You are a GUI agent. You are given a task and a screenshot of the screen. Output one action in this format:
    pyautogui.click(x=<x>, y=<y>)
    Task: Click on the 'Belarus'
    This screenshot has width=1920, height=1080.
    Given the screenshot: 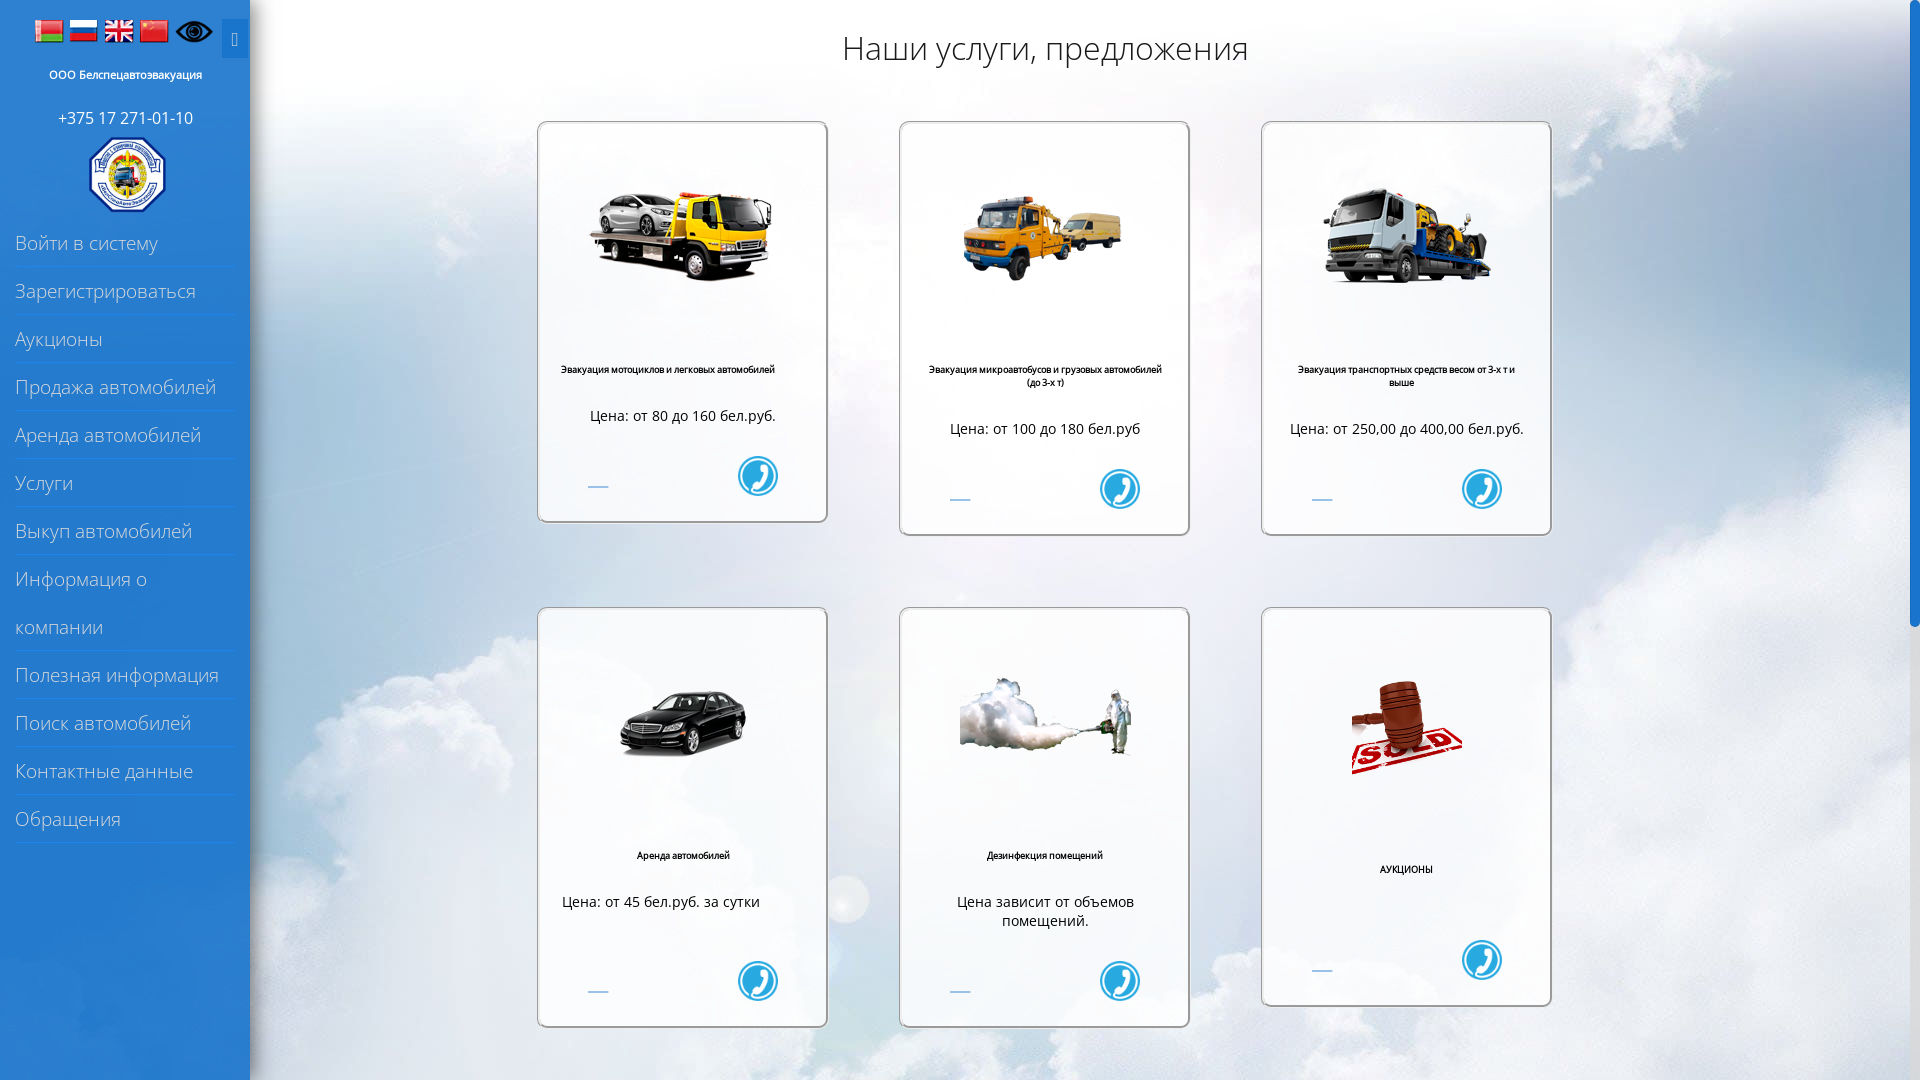 What is the action you would take?
    pyautogui.click(x=49, y=31)
    